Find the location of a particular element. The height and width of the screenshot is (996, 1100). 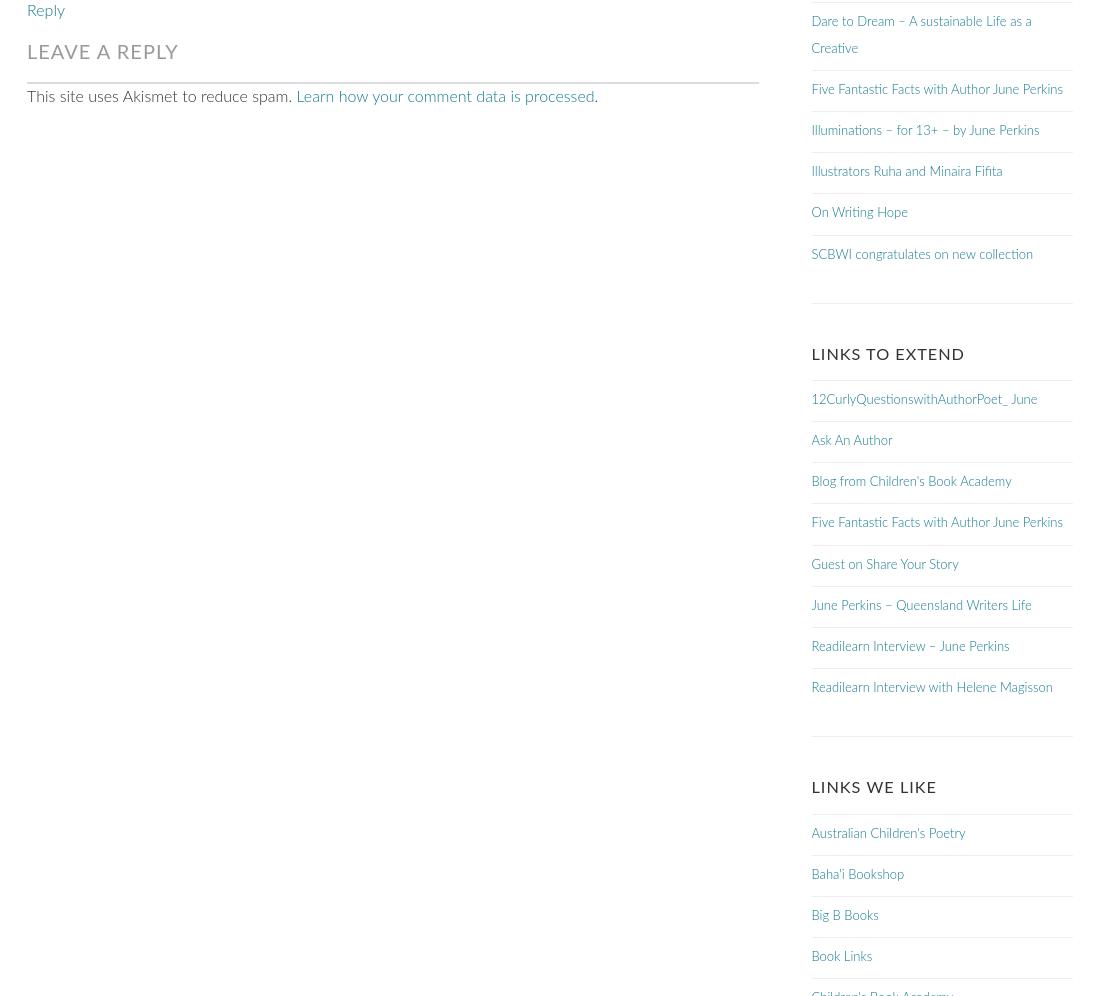

'Learn how your comment data is processed' is located at coordinates (443, 97).